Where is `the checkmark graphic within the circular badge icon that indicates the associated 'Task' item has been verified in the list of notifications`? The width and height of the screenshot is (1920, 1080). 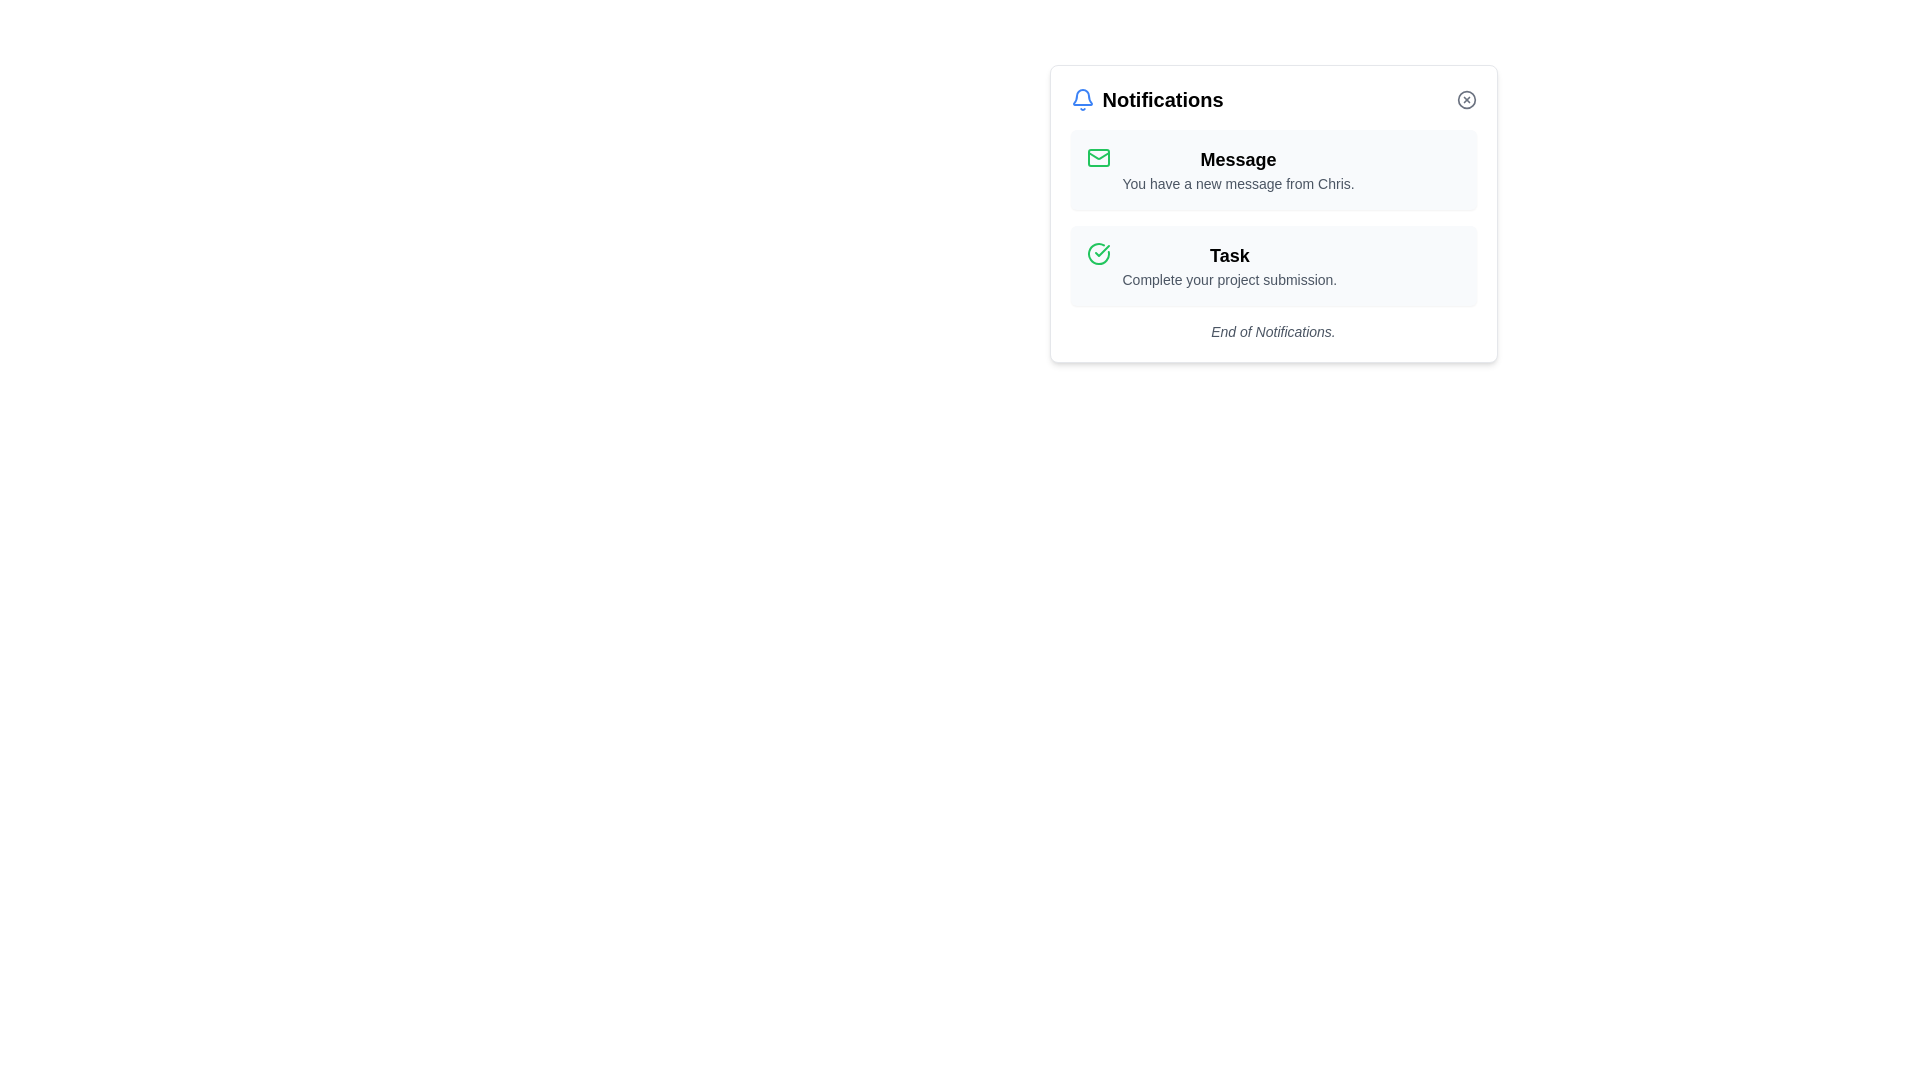
the checkmark graphic within the circular badge icon that indicates the associated 'Task' item has been verified in the list of notifications is located at coordinates (1101, 249).